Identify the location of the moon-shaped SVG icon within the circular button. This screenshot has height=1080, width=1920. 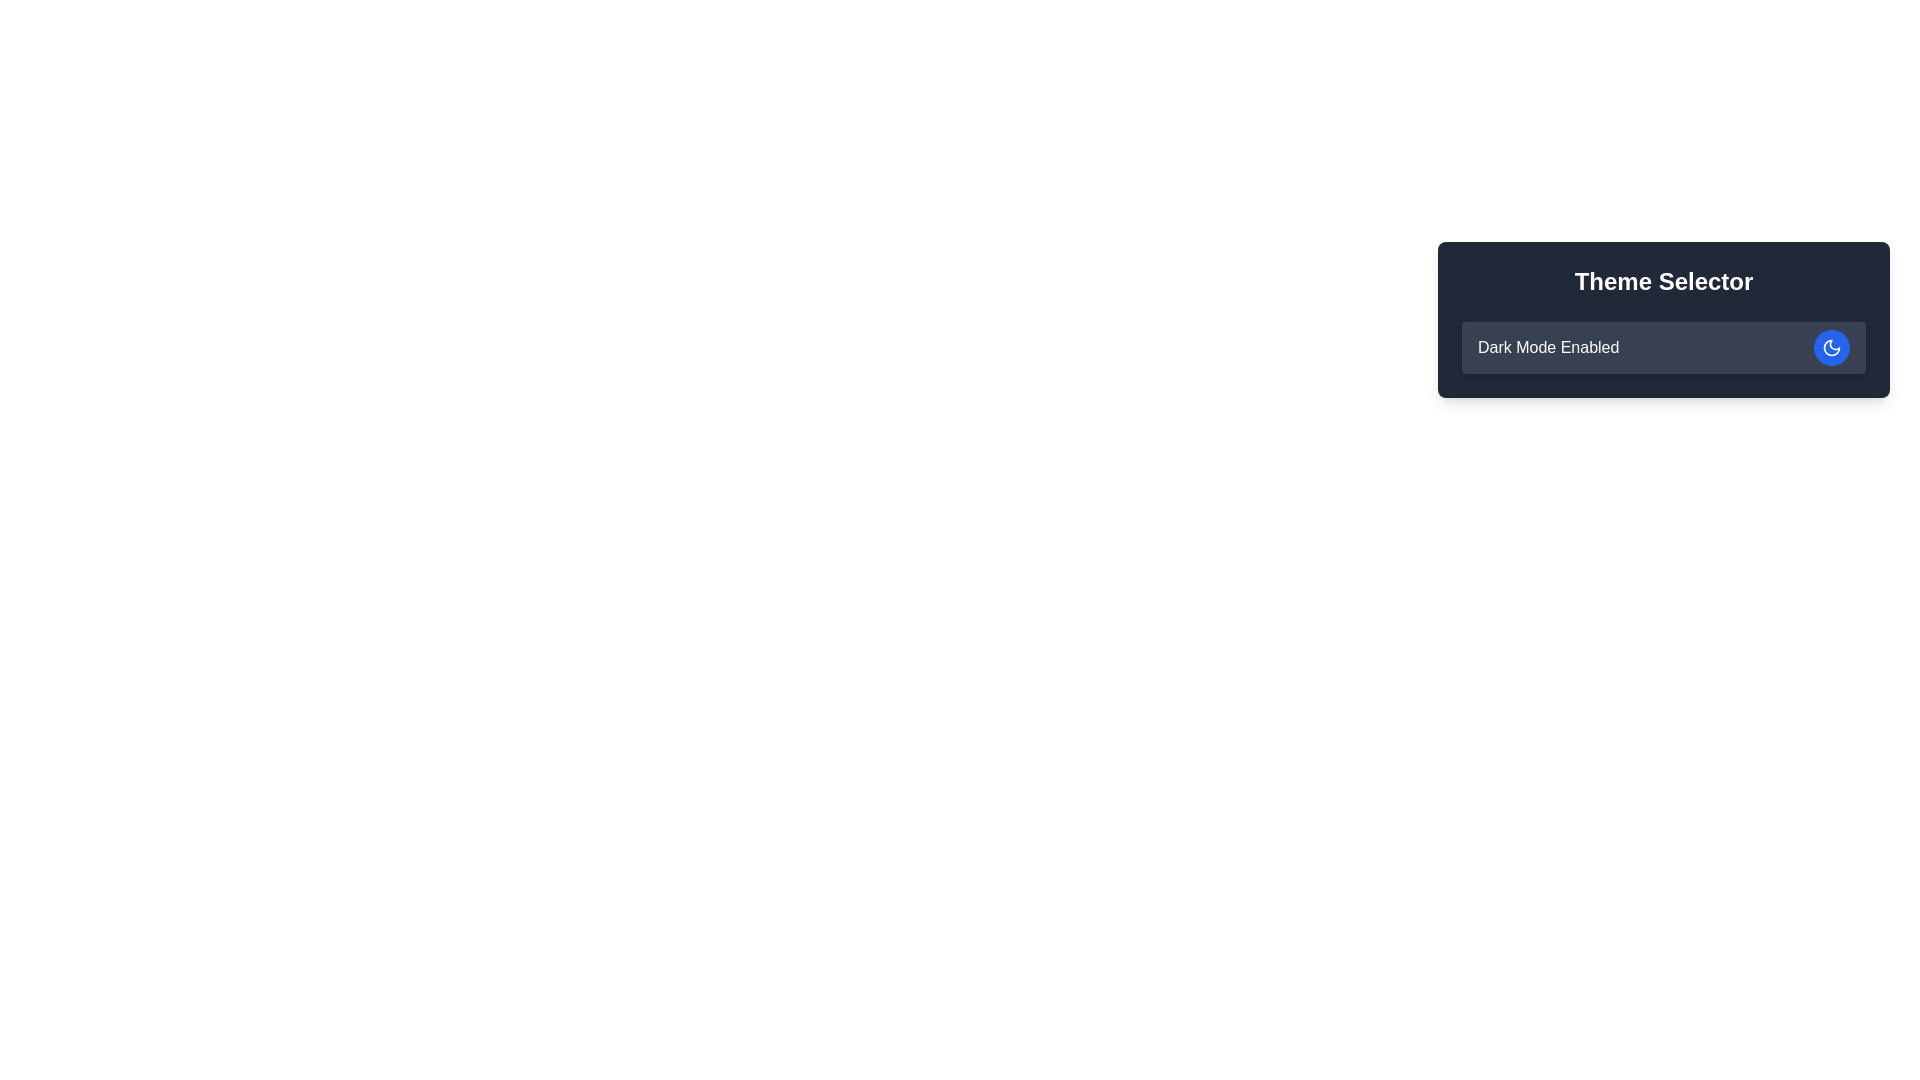
(1832, 346).